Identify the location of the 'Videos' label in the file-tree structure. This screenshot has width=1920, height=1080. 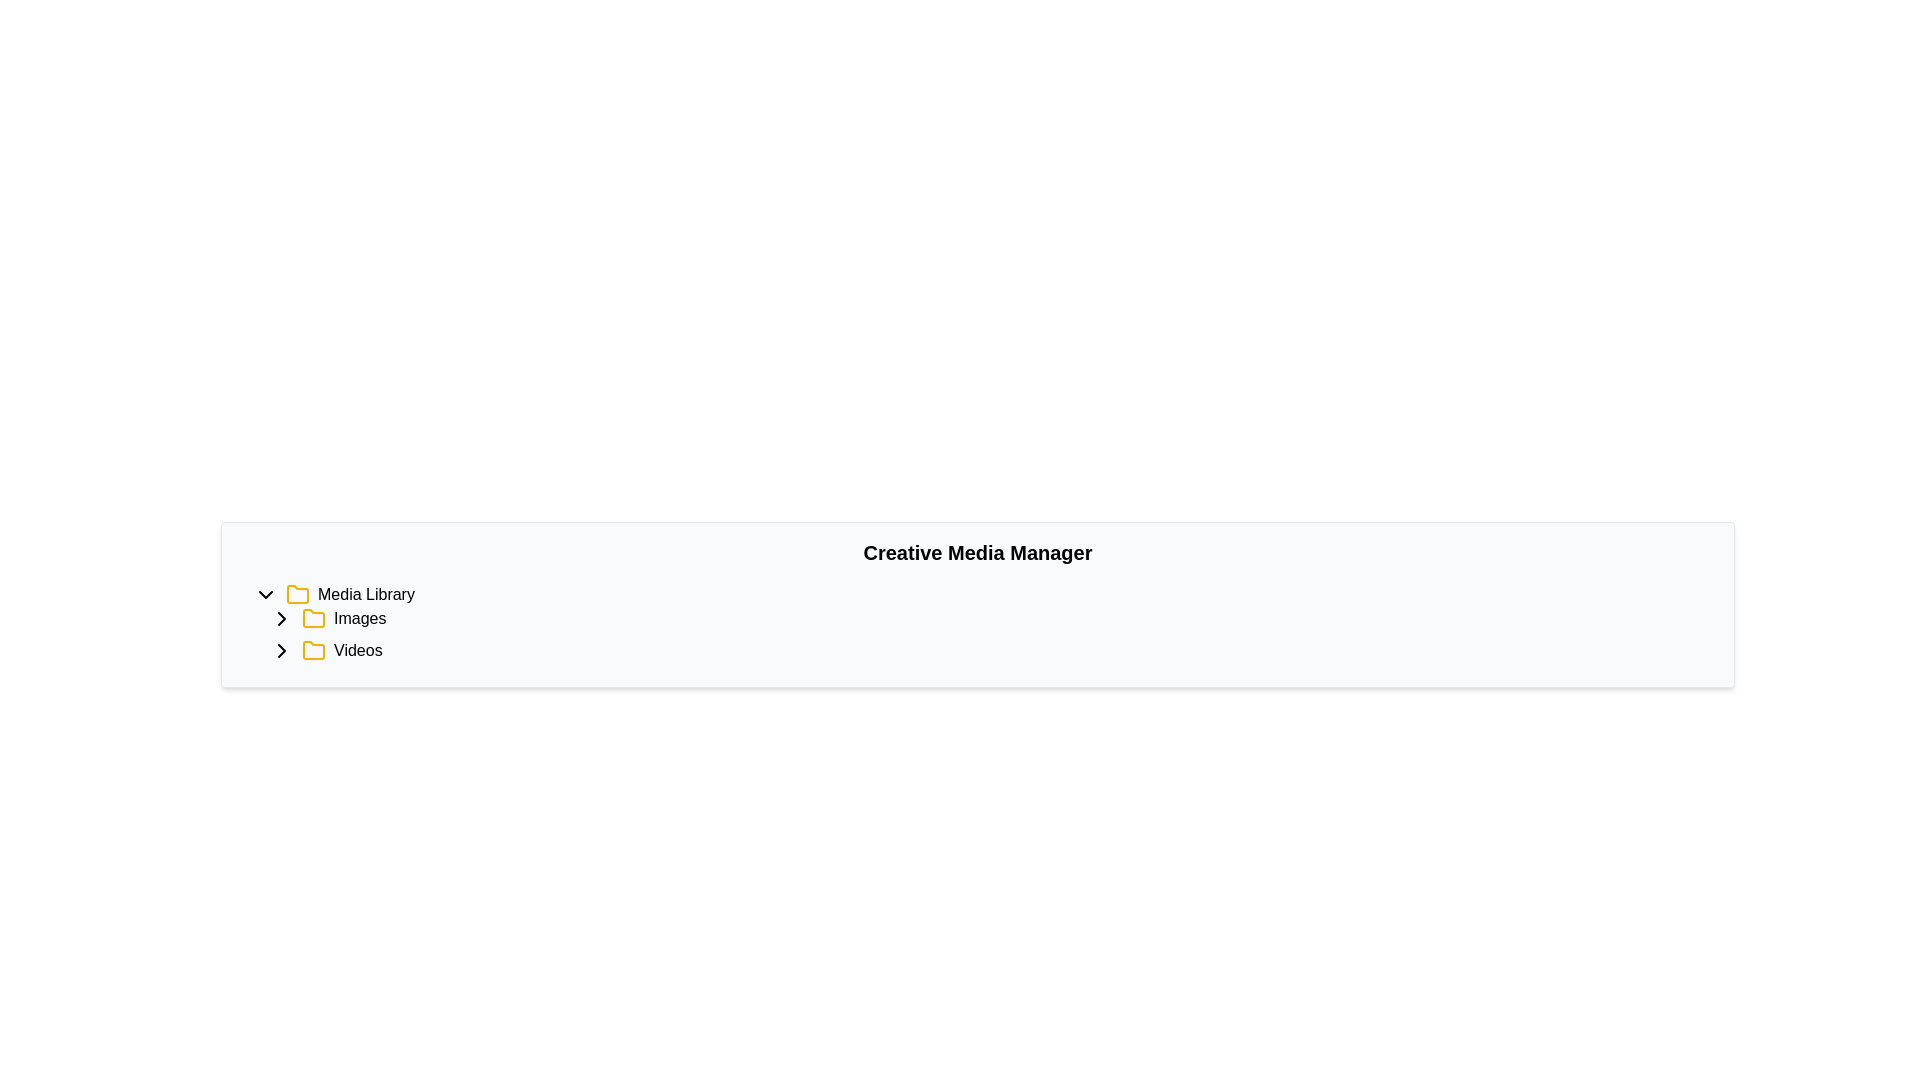
(358, 651).